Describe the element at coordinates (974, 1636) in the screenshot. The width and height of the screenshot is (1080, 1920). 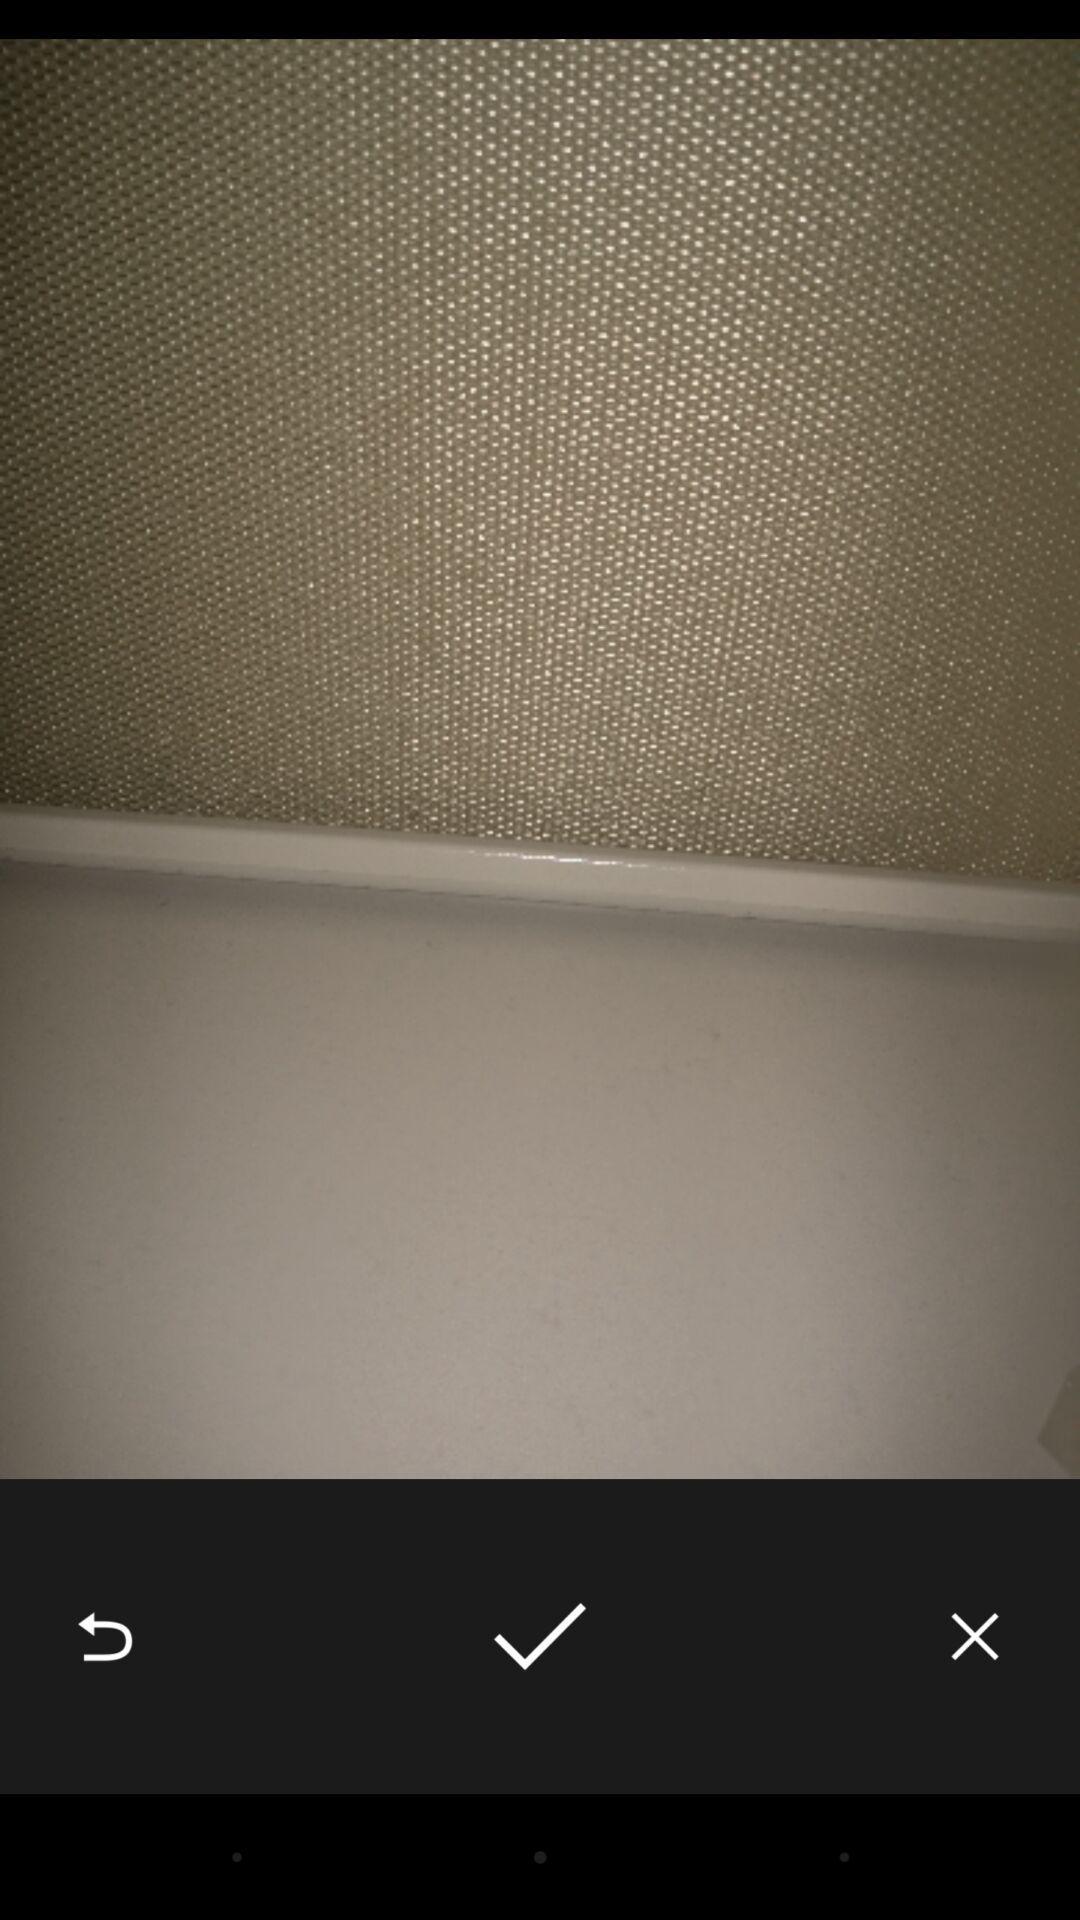
I see `icon at the bottom right corner` at that location.